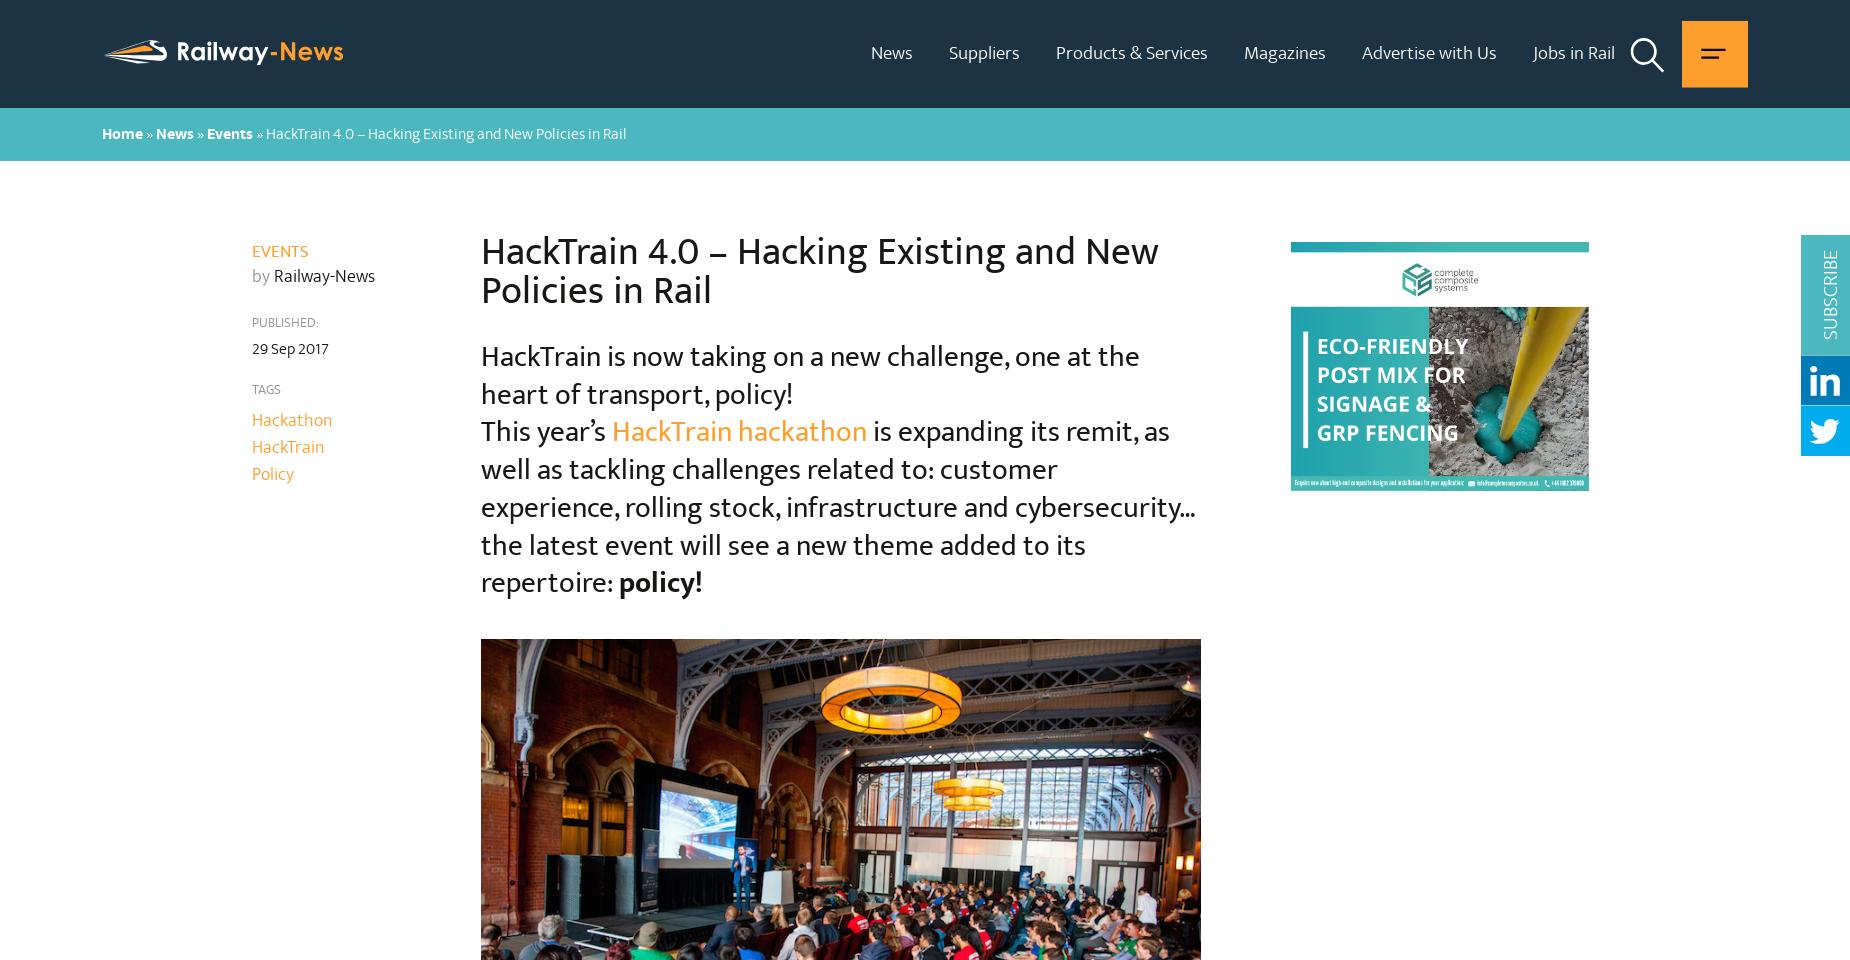 The width and height of the screenshot is (1850, 960). Describe the element at coordinates (1242, 51) in the screenshot. I see `'Magazines'` at that location.